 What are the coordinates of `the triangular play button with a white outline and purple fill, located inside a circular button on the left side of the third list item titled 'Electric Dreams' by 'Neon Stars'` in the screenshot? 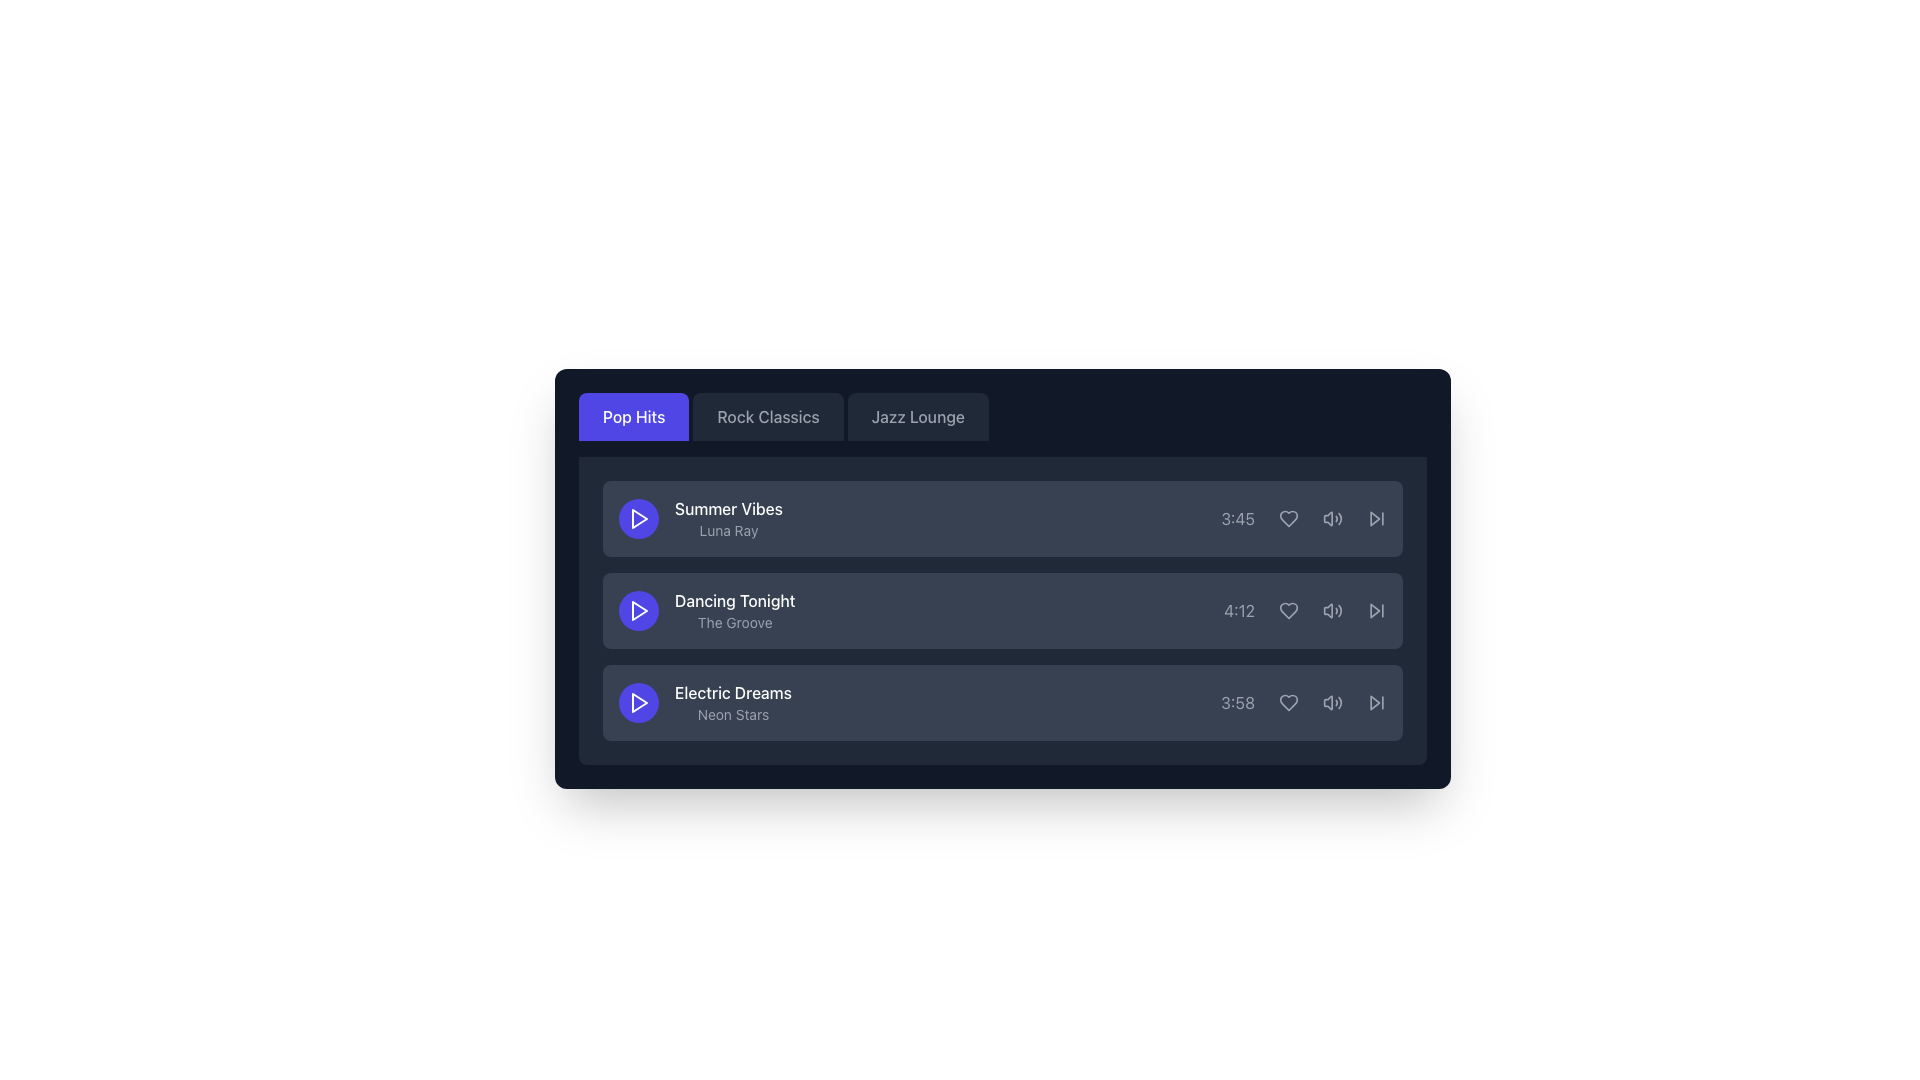 It's located at (637, 701).